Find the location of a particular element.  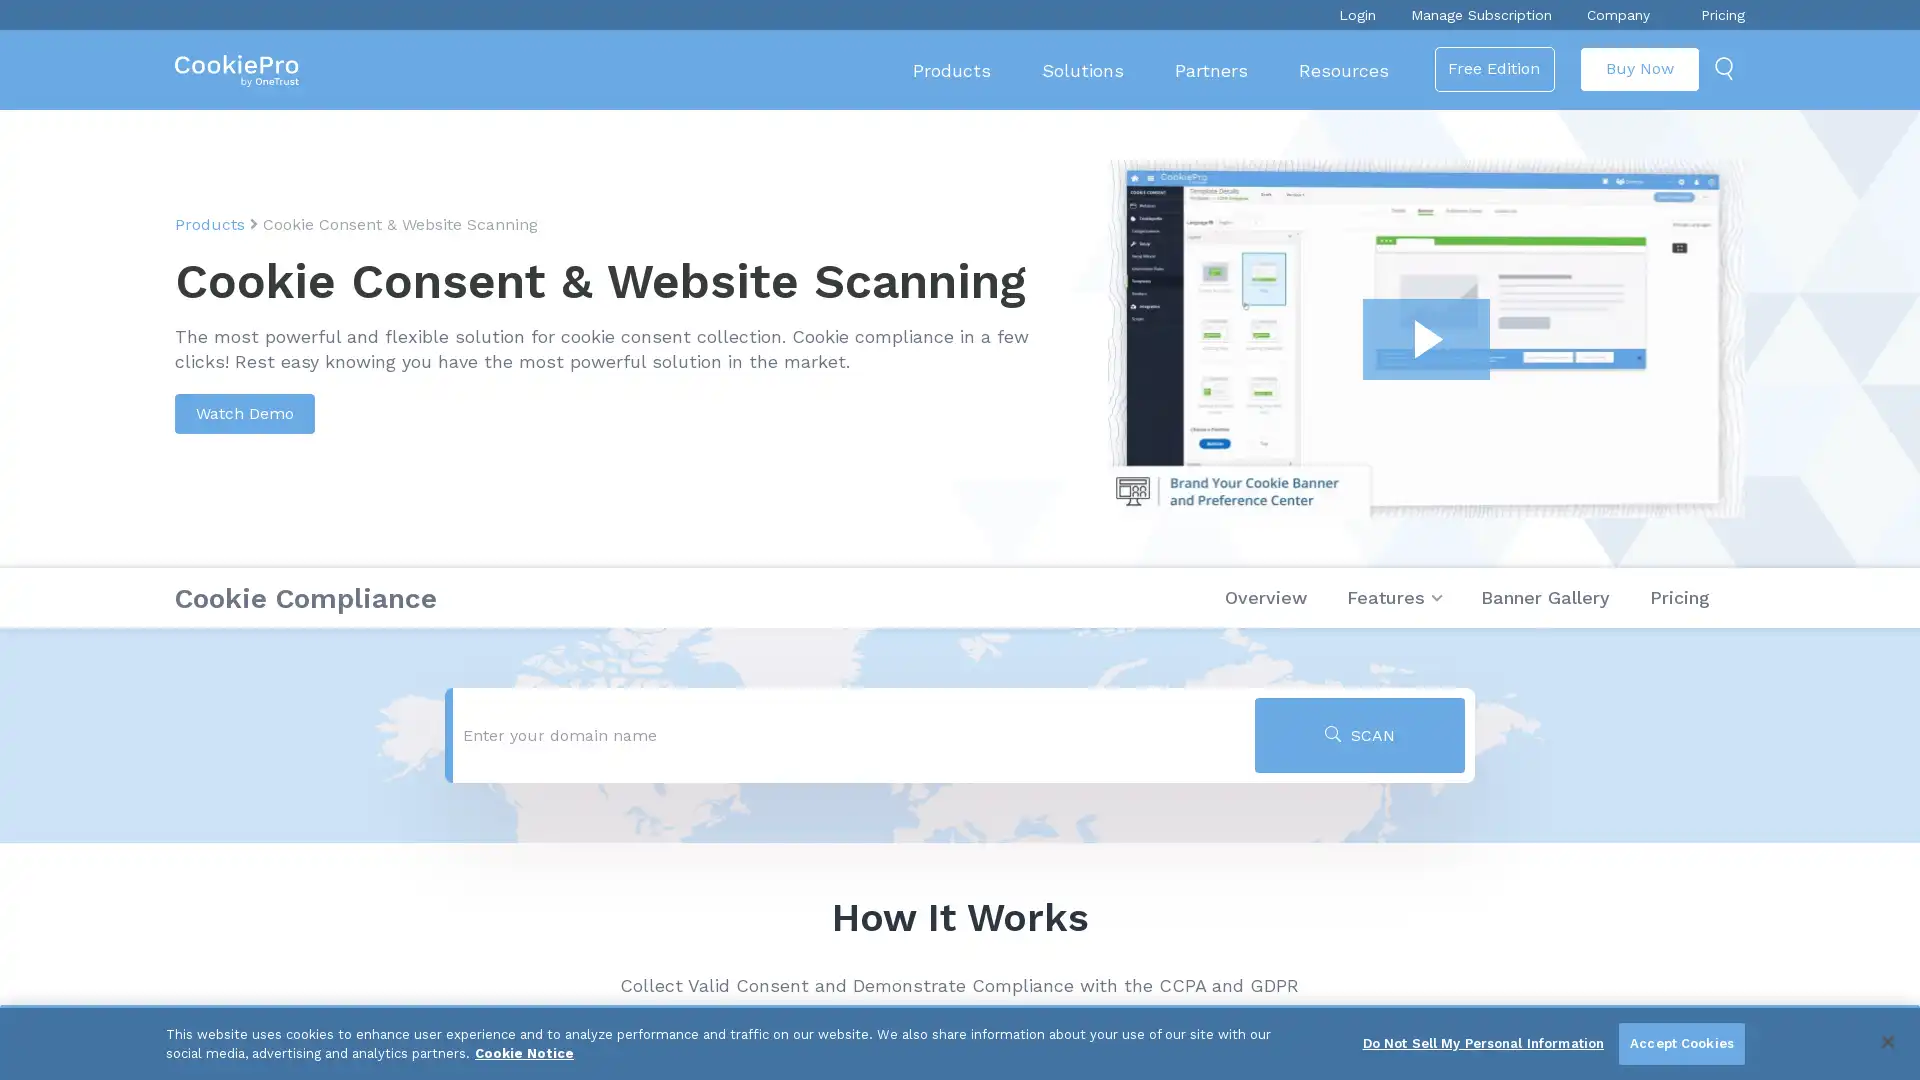

Play is located at coordinates (1425, 338).